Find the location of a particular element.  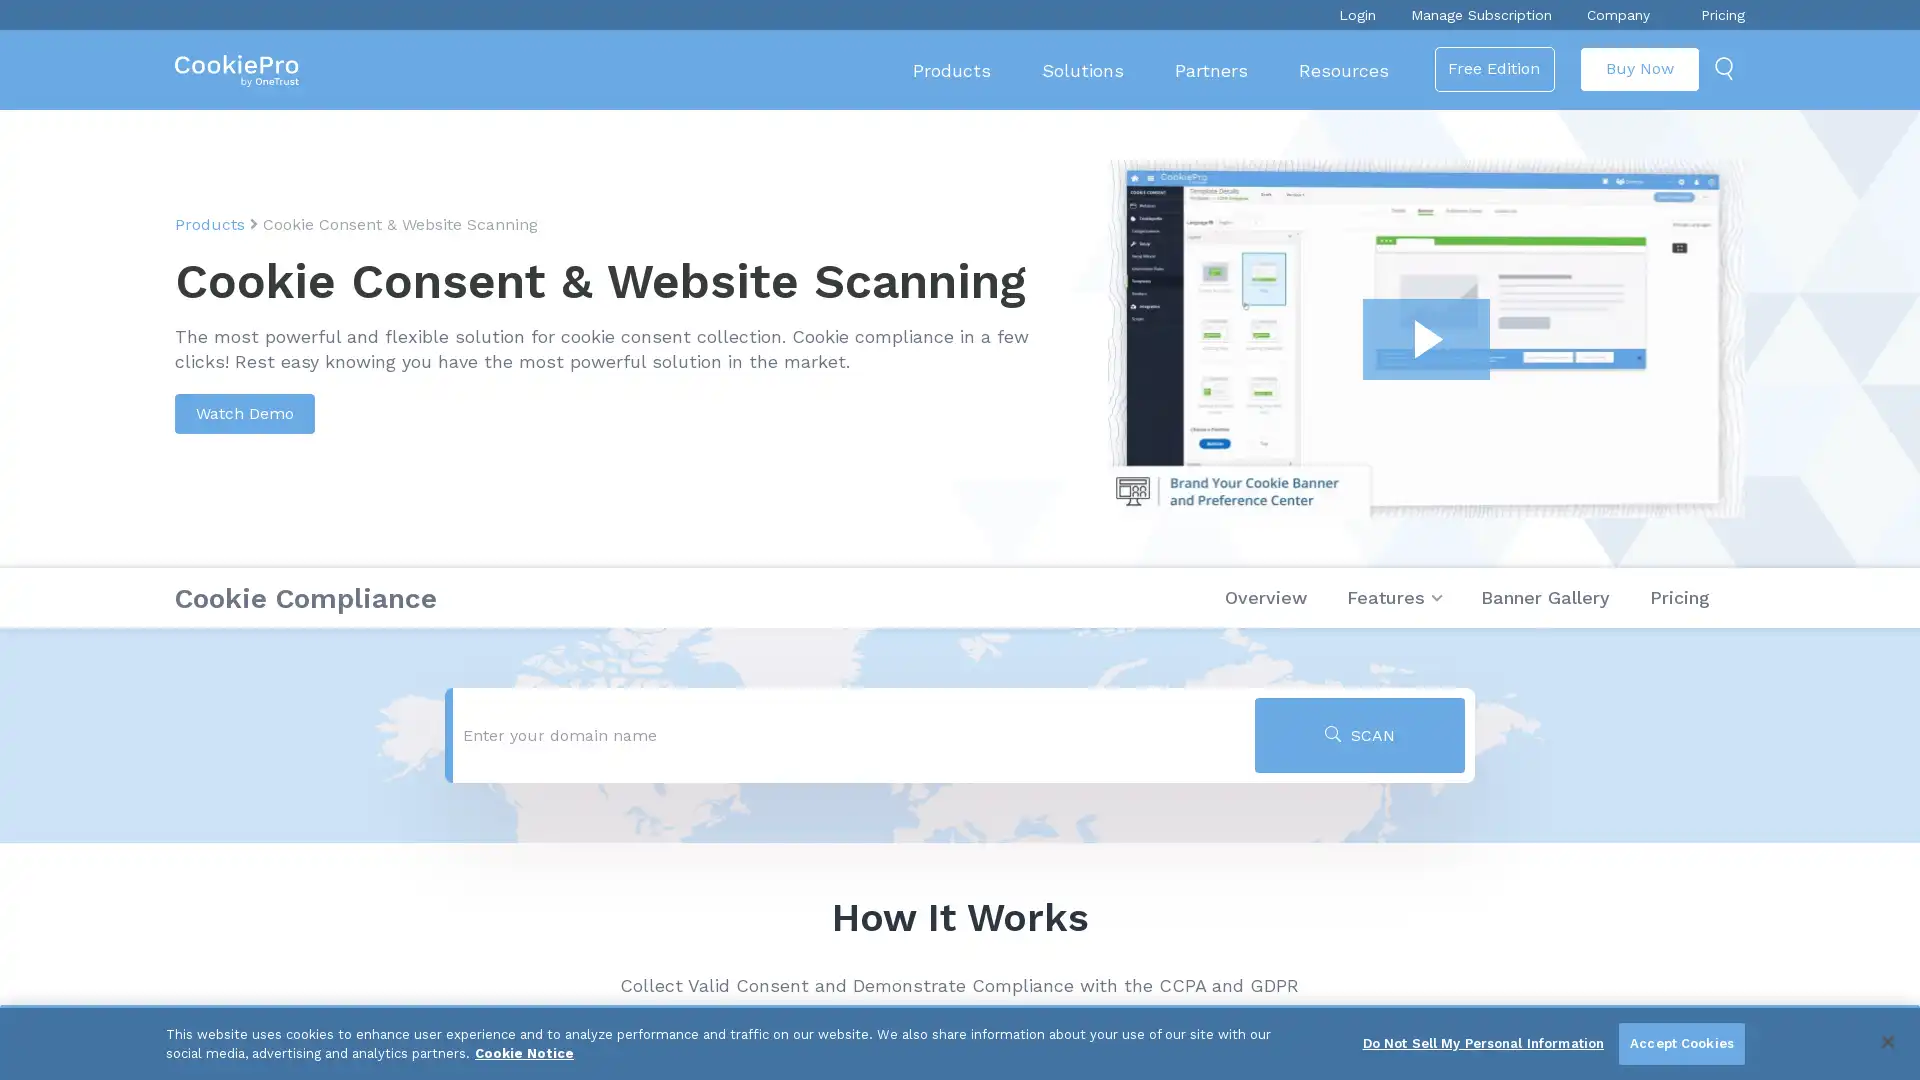

Play is located at coordinates (1425, 338).